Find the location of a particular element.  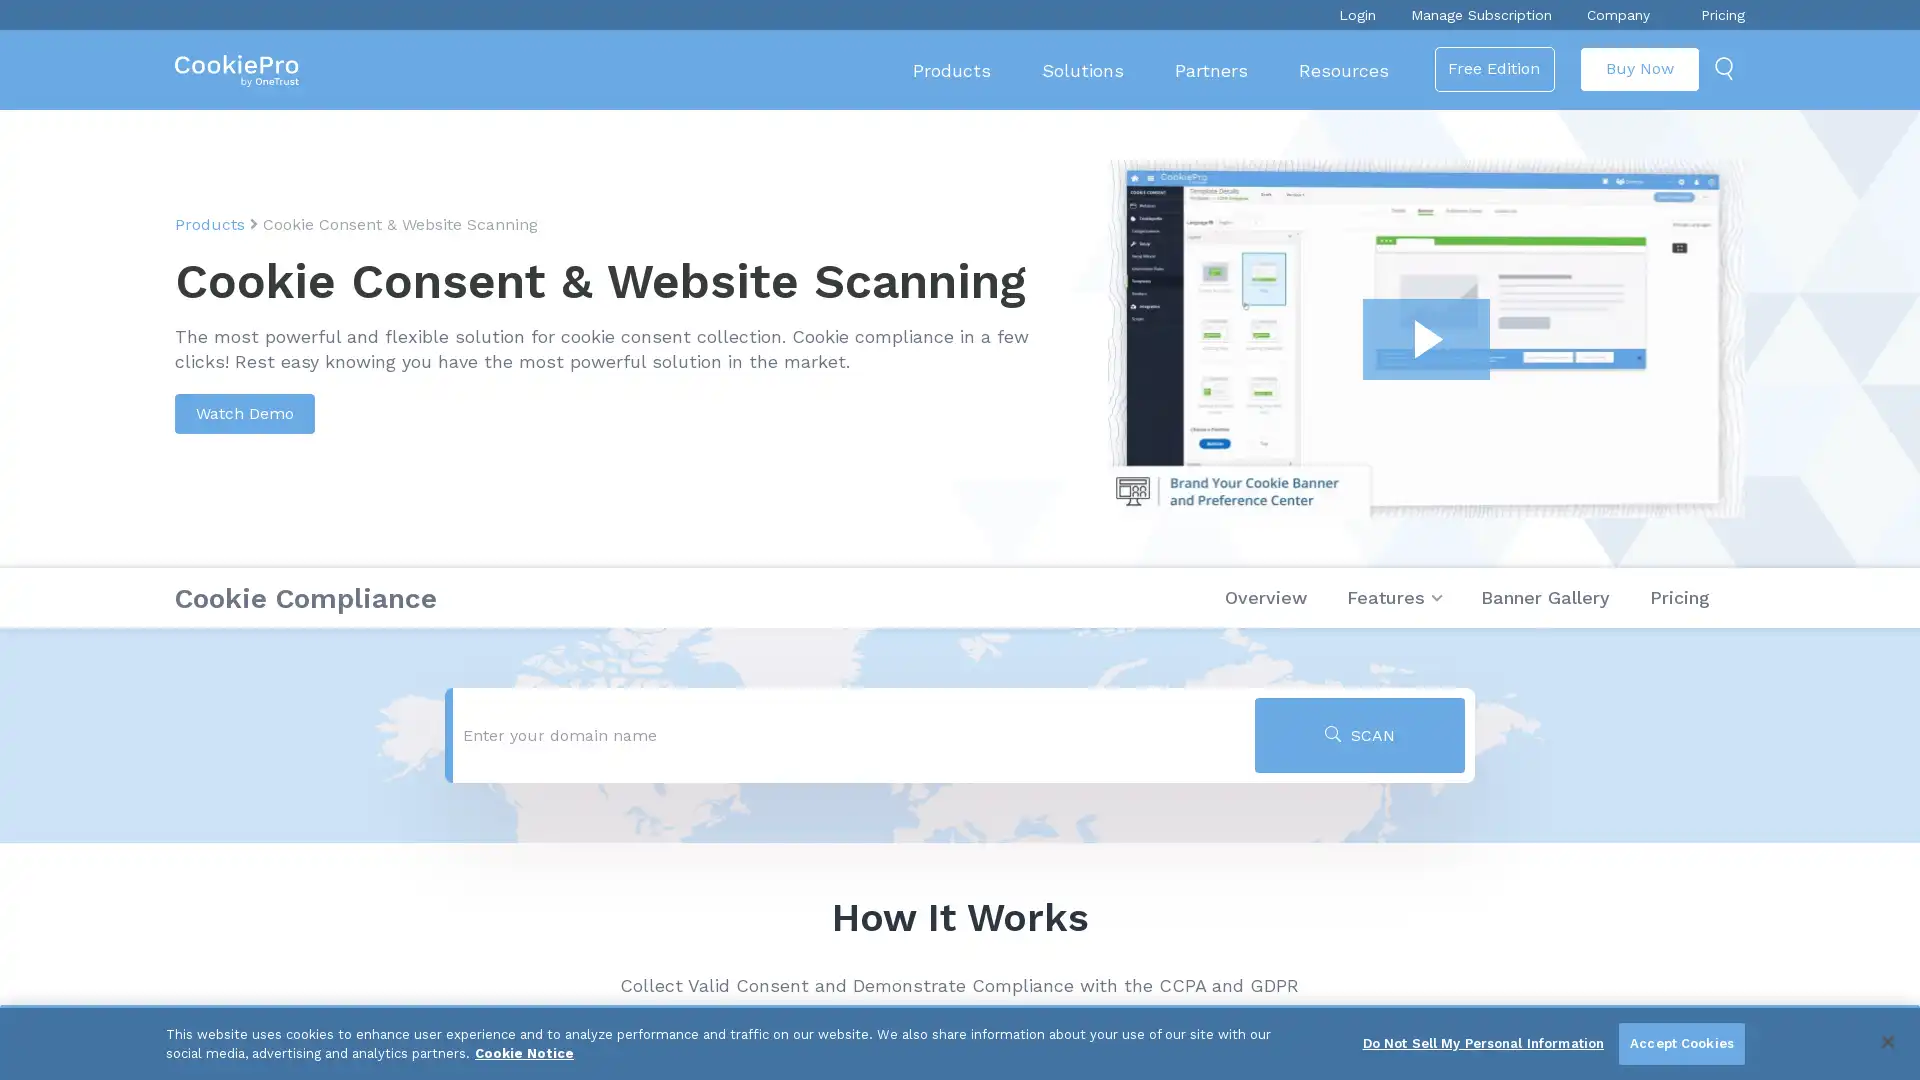

Play is located at coordinates (1425, 338).